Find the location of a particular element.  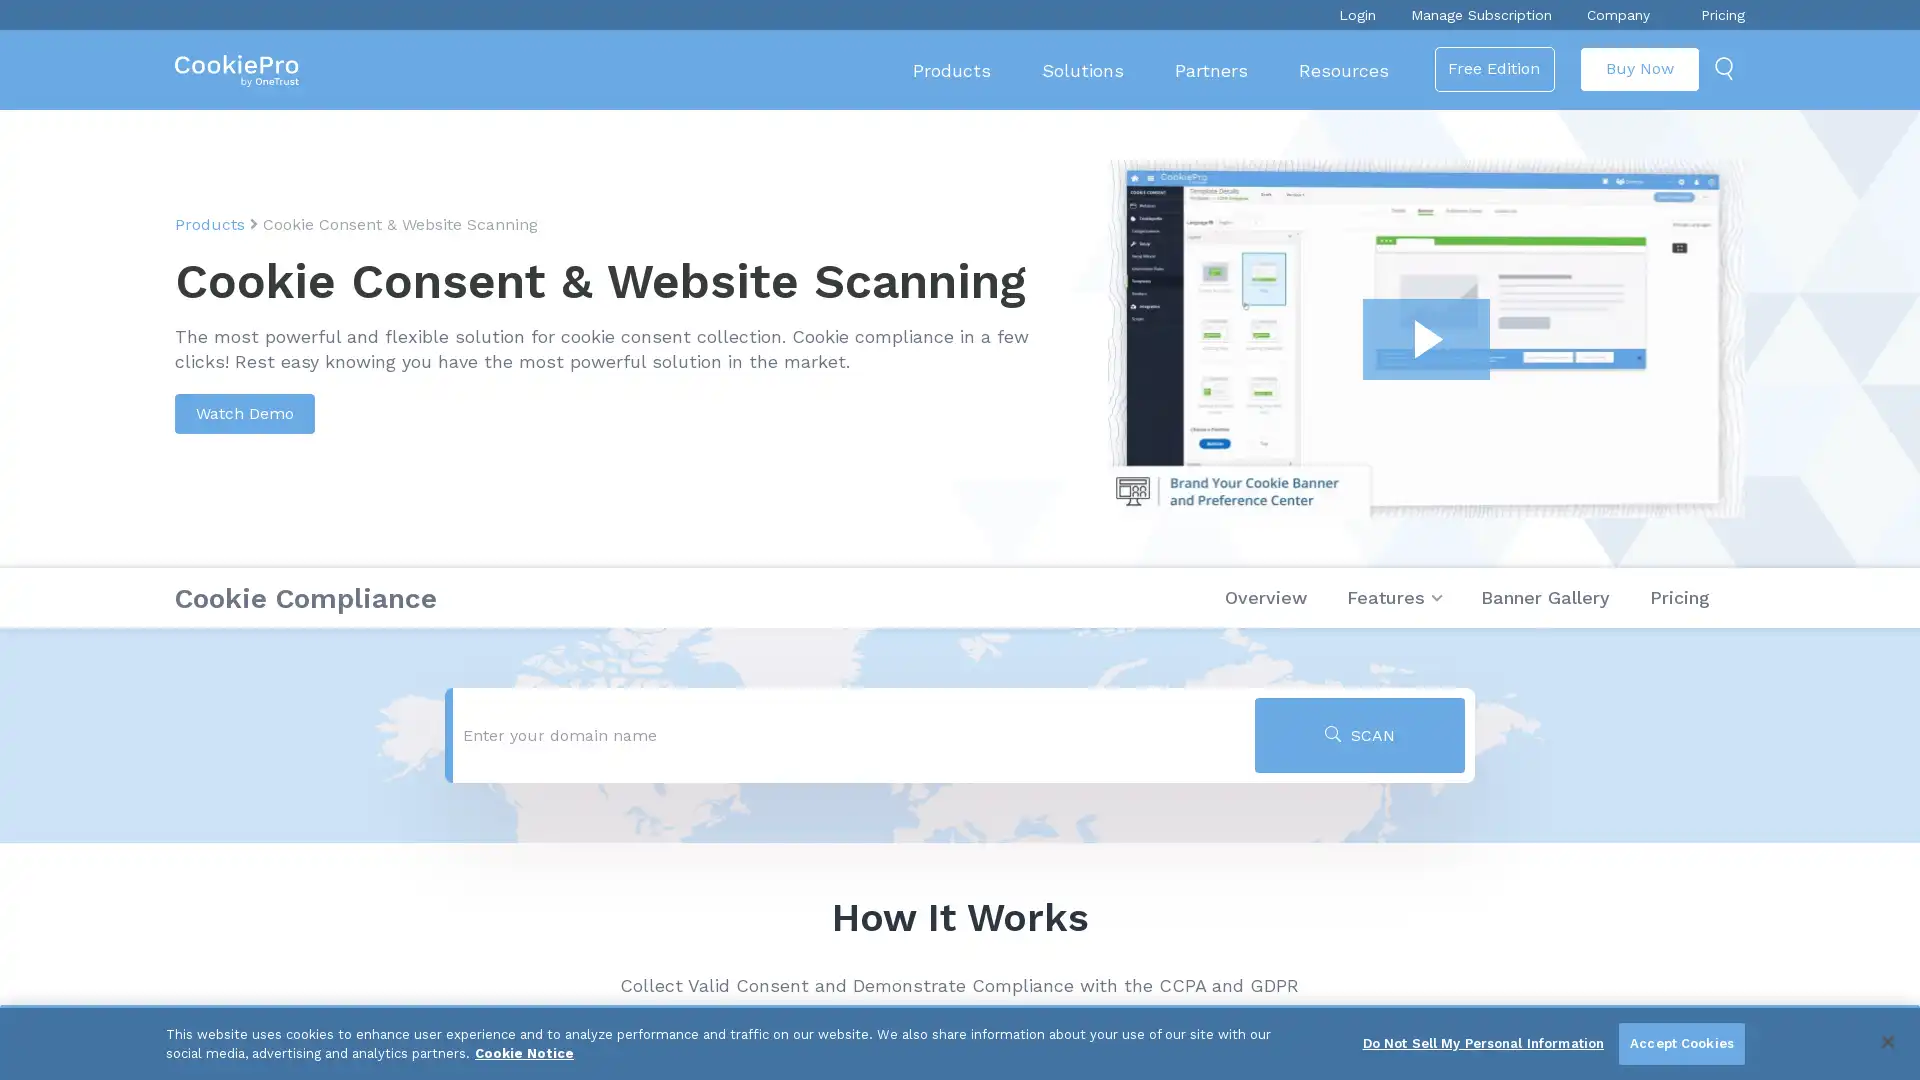

Play is located at coordinates (1425, 338).